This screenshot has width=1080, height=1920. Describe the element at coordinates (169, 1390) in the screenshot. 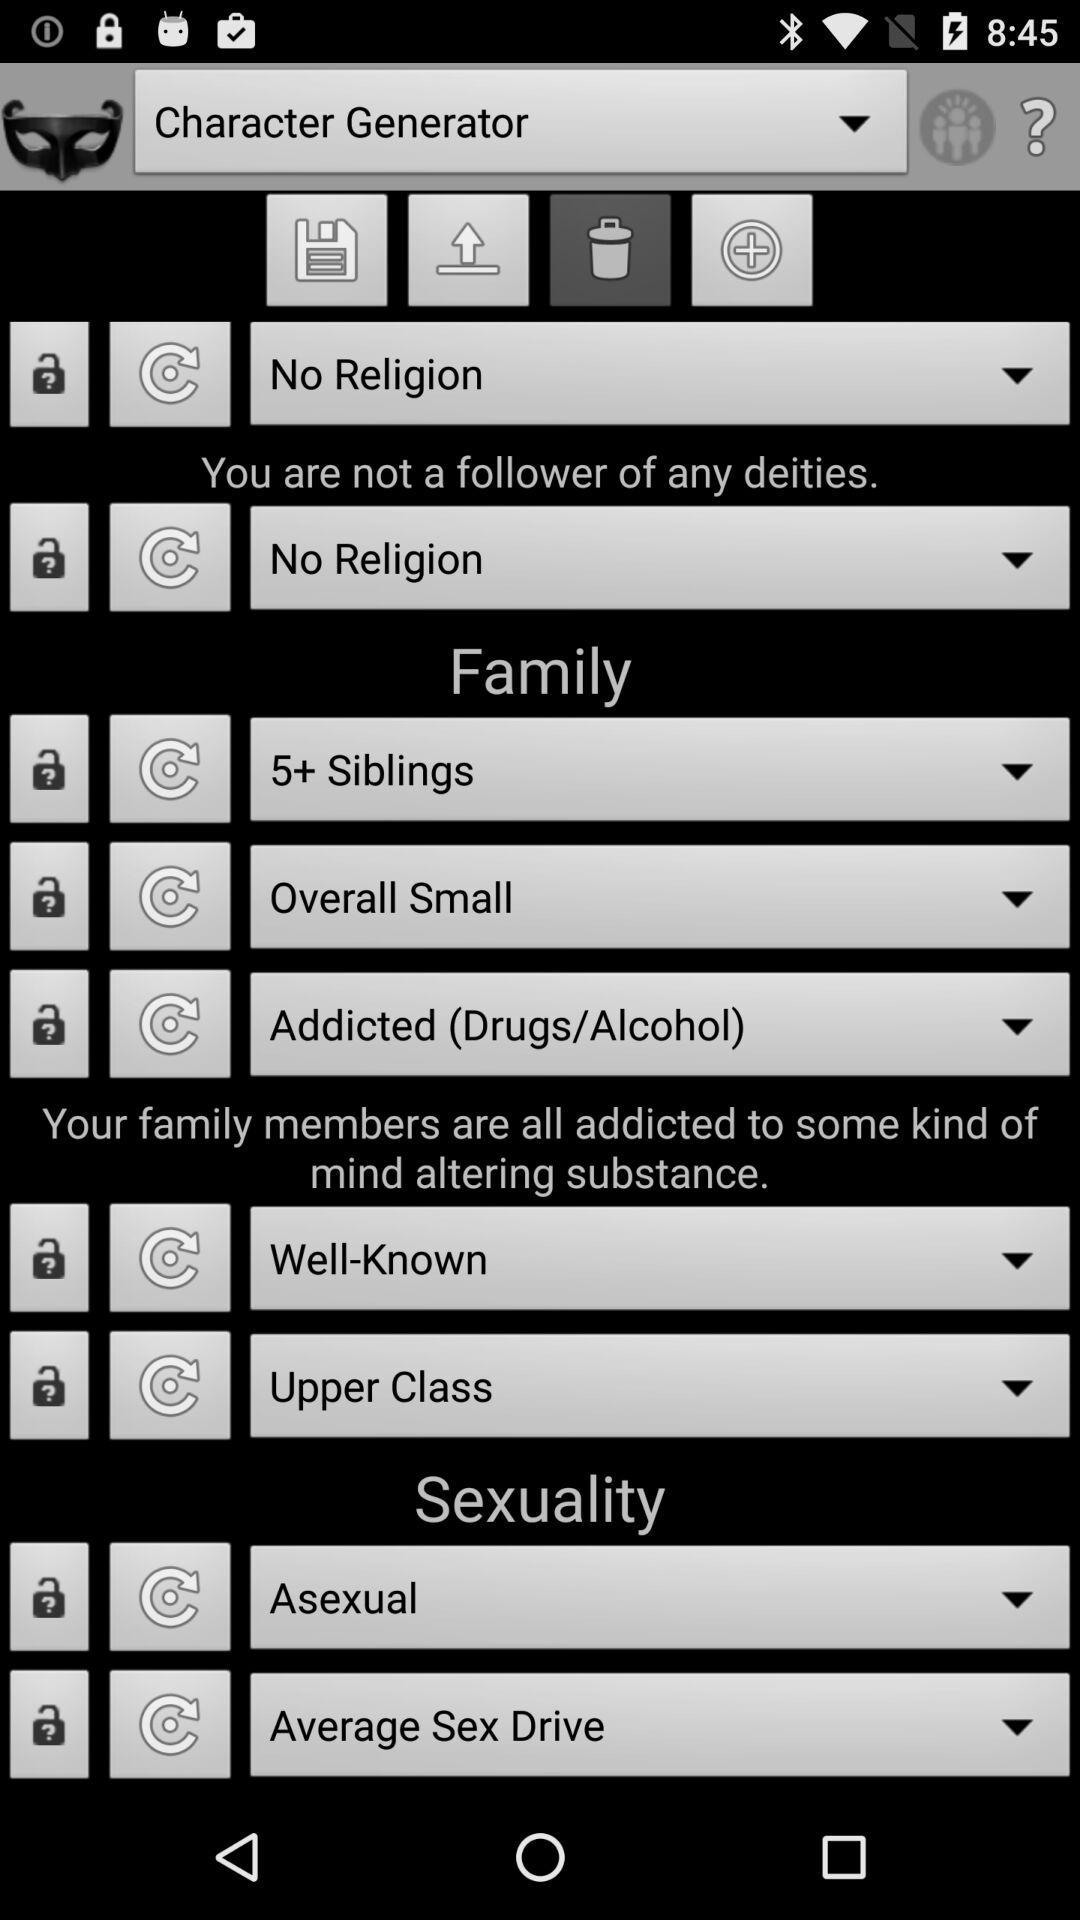

I see `randomize trait` at that location.